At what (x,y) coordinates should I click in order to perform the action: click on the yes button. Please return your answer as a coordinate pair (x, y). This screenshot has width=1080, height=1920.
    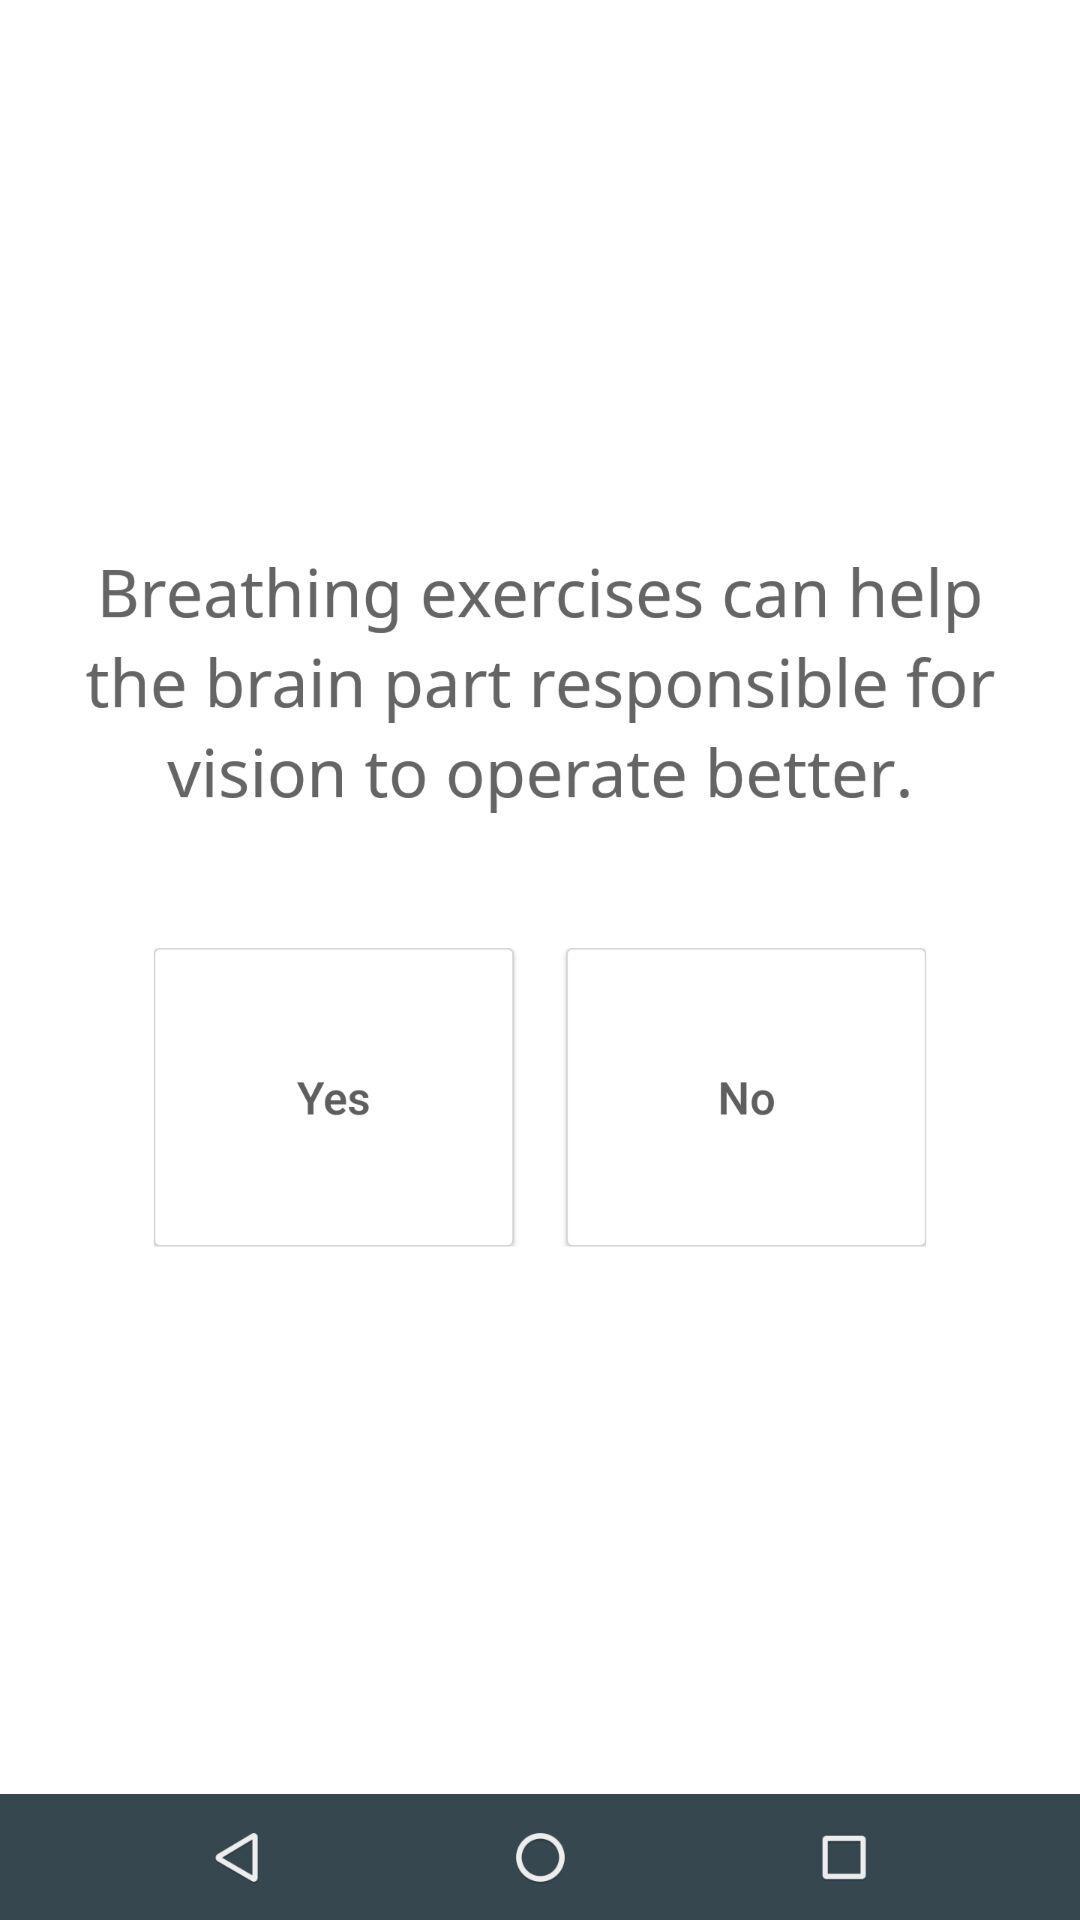
    Looking at the image, I should click on (332, 1096).